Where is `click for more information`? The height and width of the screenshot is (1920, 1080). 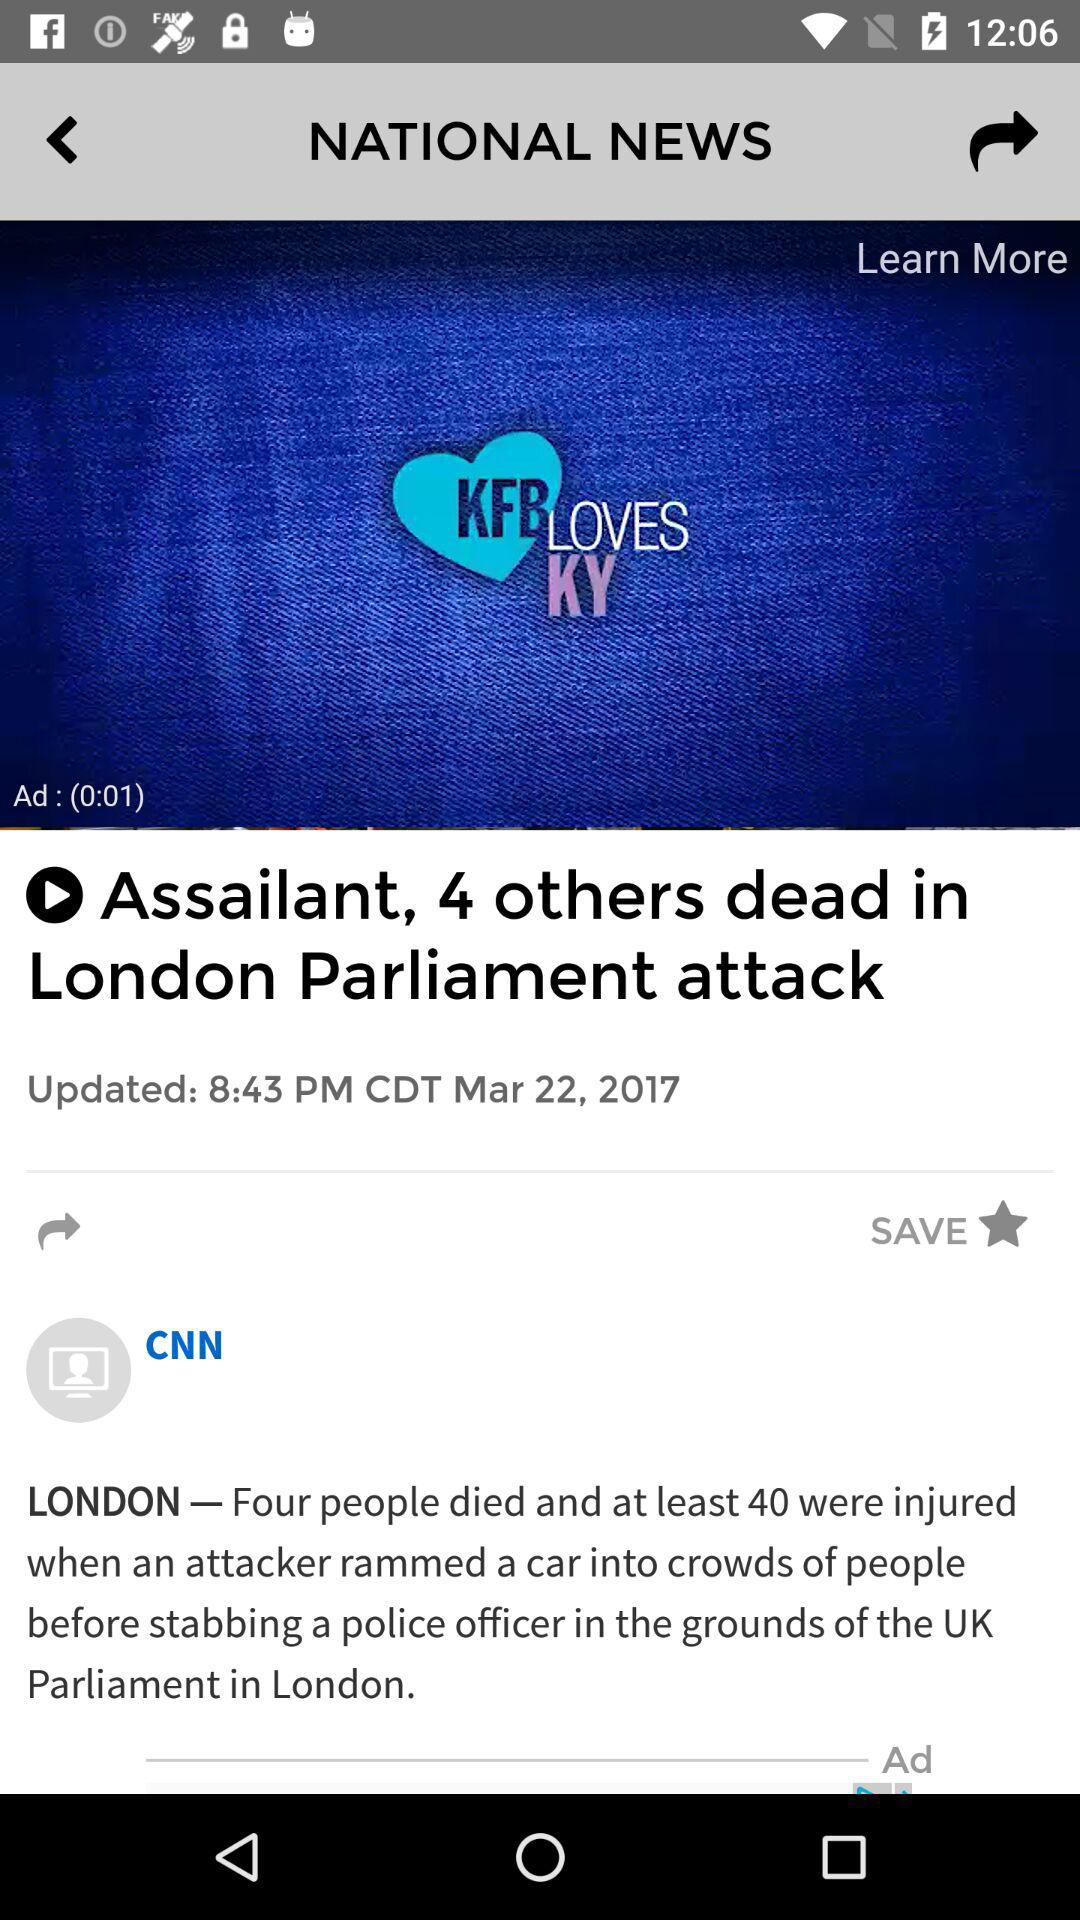 click for more information is located at coordinates (540, 523).